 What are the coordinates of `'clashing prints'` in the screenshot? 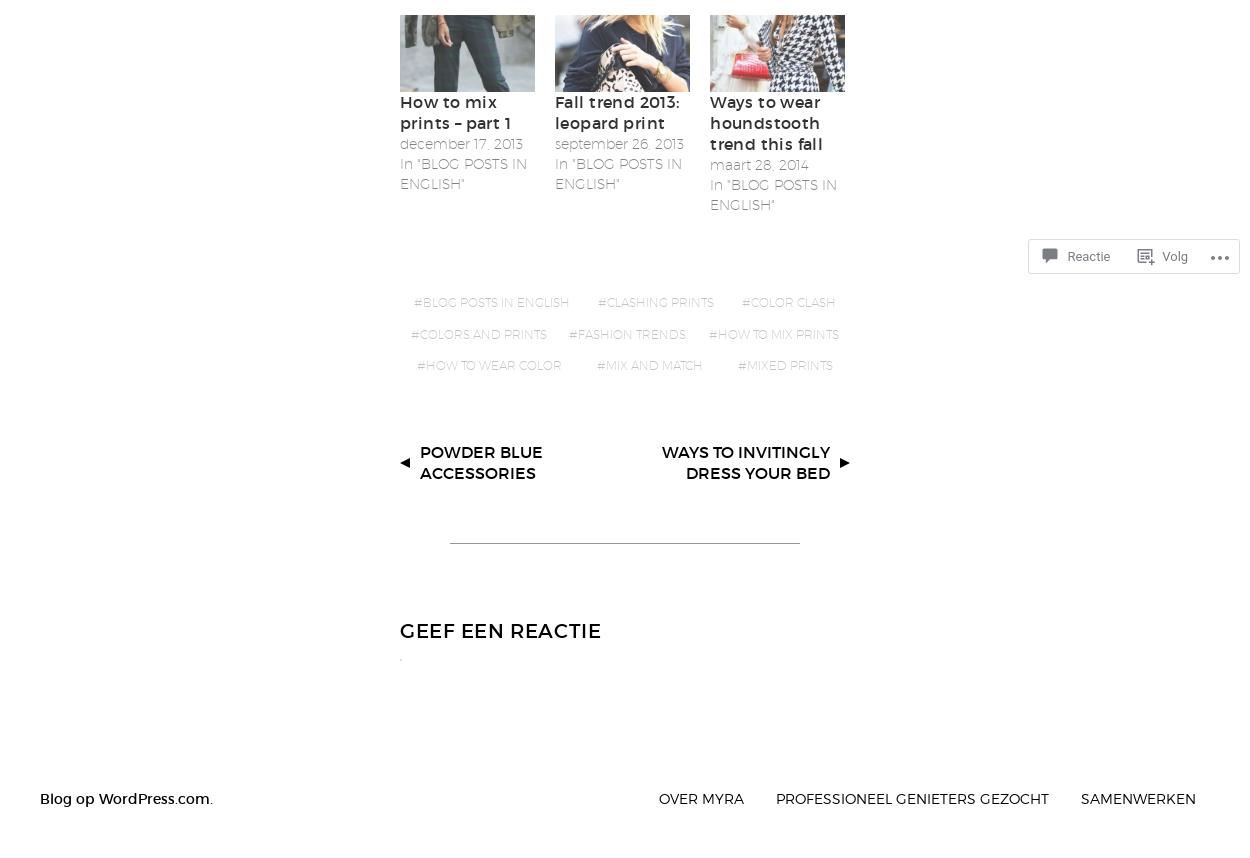 It's located at (606, 301).